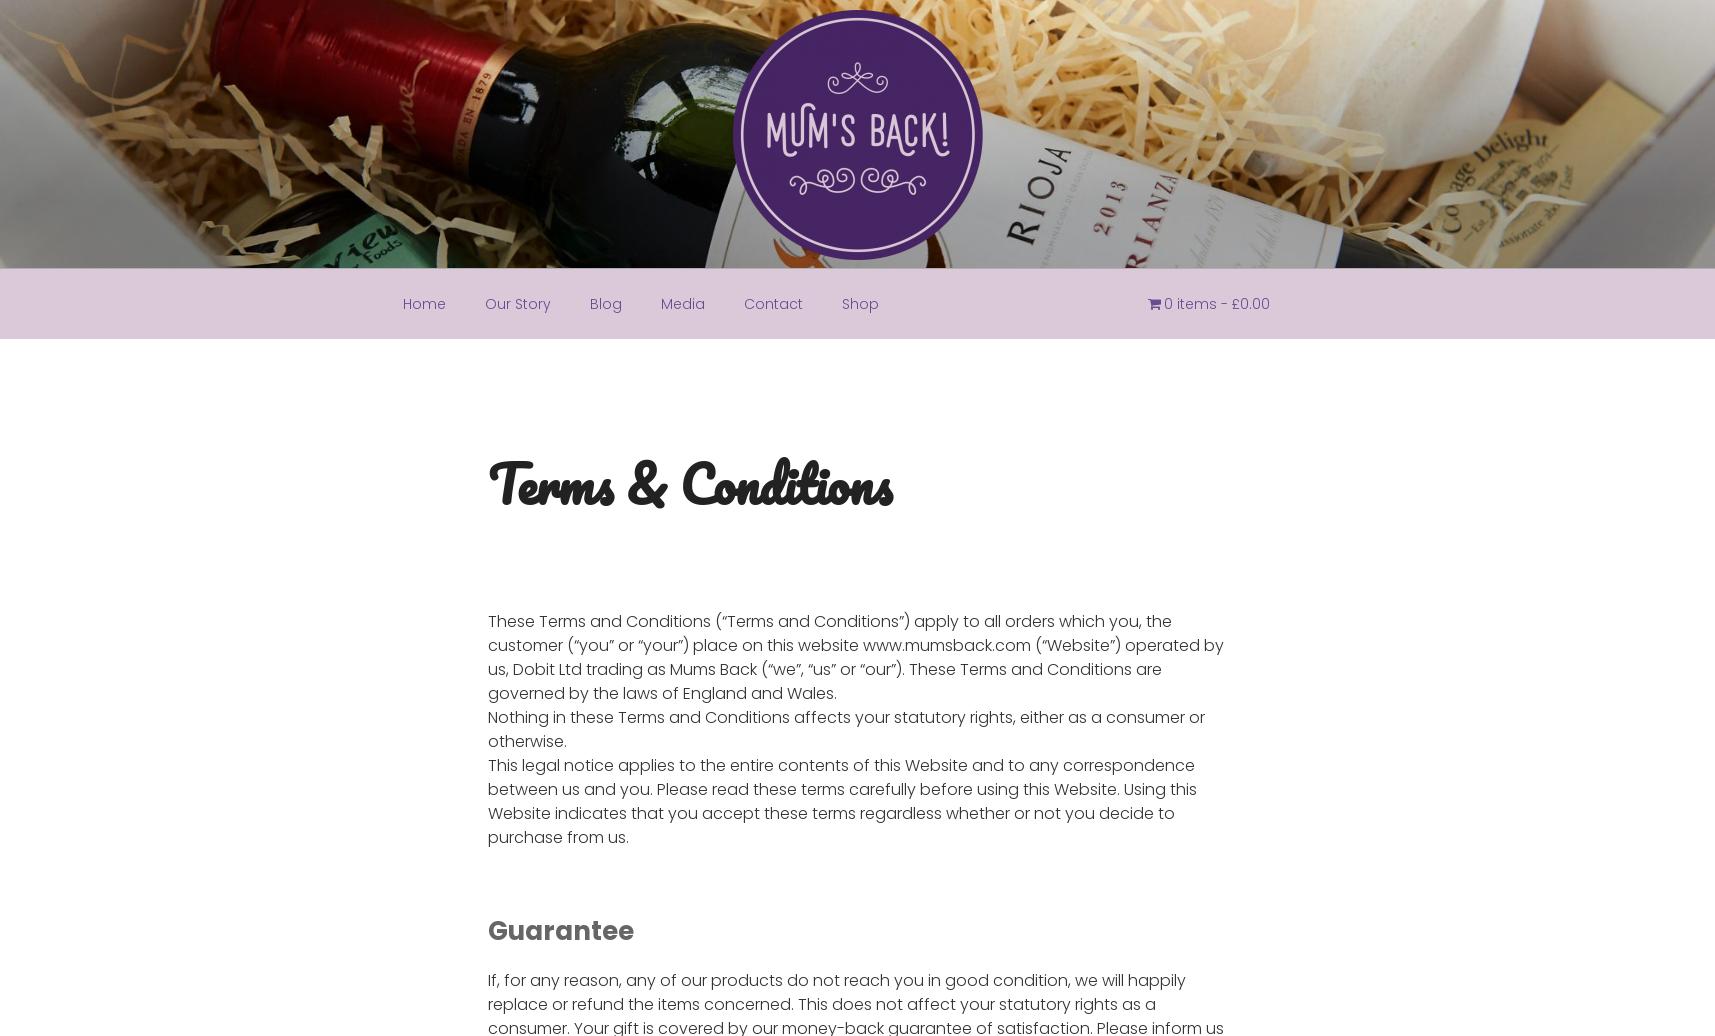  Describe the element at coordinates (516, 303) in the screenshot. I see `'Our Story'` at that location.